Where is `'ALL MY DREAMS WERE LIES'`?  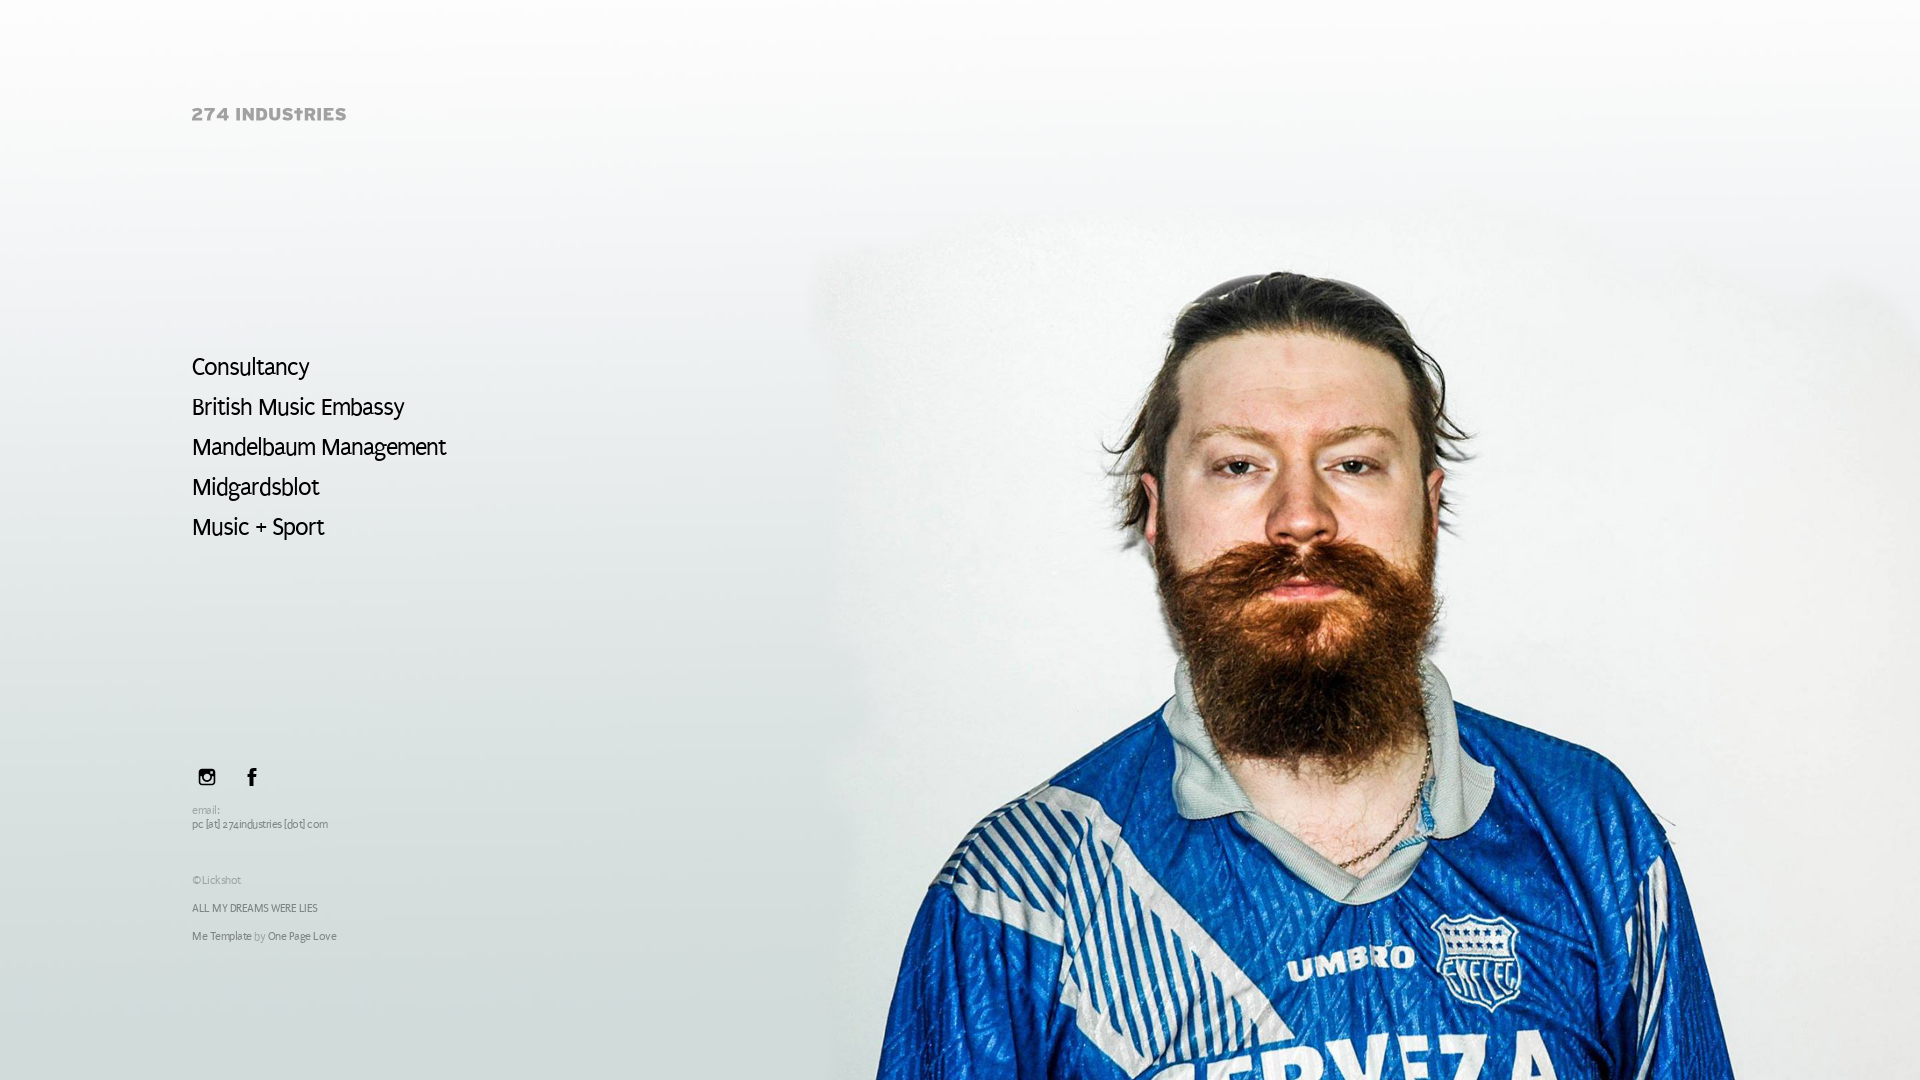 'ALL MY DREAMS WERE LIES' is located at coordinates (253, 908).